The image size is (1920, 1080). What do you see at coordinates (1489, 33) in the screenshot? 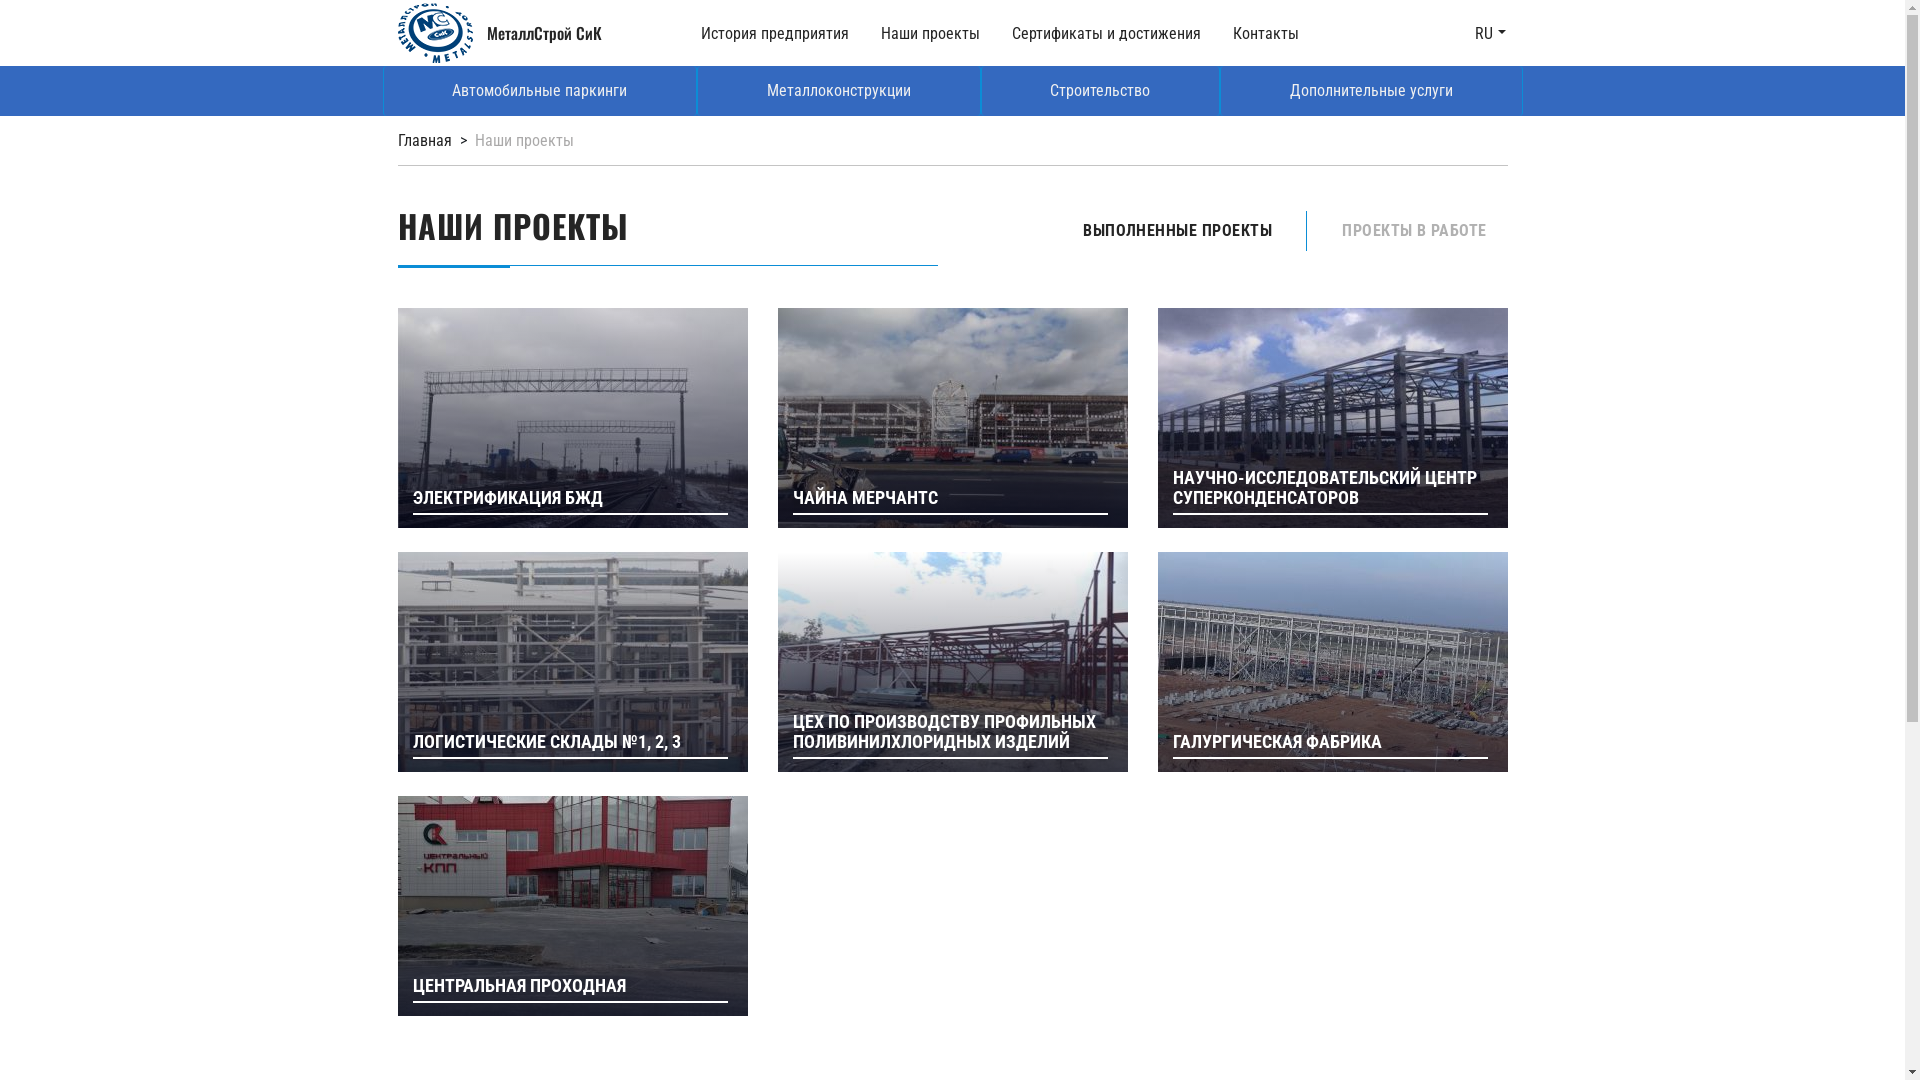
I see `'RU'` at bounding box center [1489, 33].